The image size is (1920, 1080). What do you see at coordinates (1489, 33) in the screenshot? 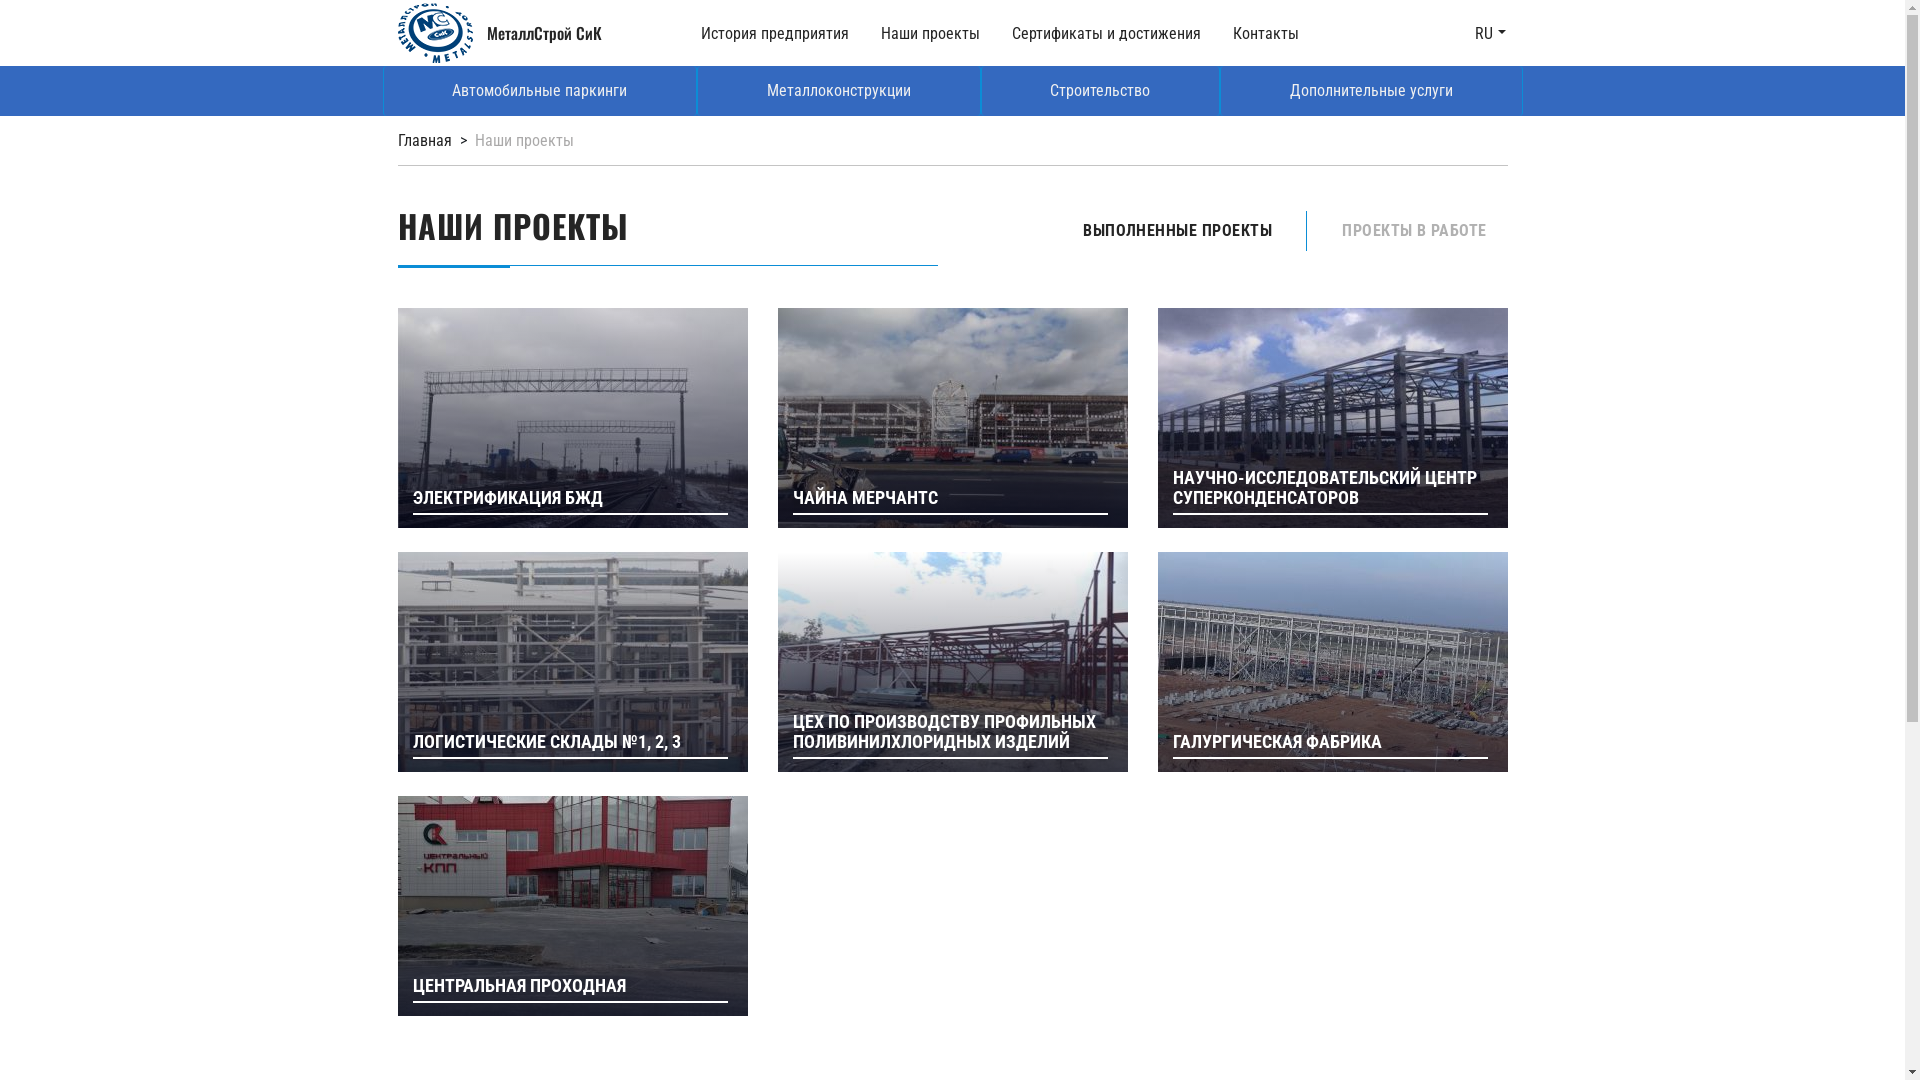
I see `'RU'` at bounding box center [1489, 33].